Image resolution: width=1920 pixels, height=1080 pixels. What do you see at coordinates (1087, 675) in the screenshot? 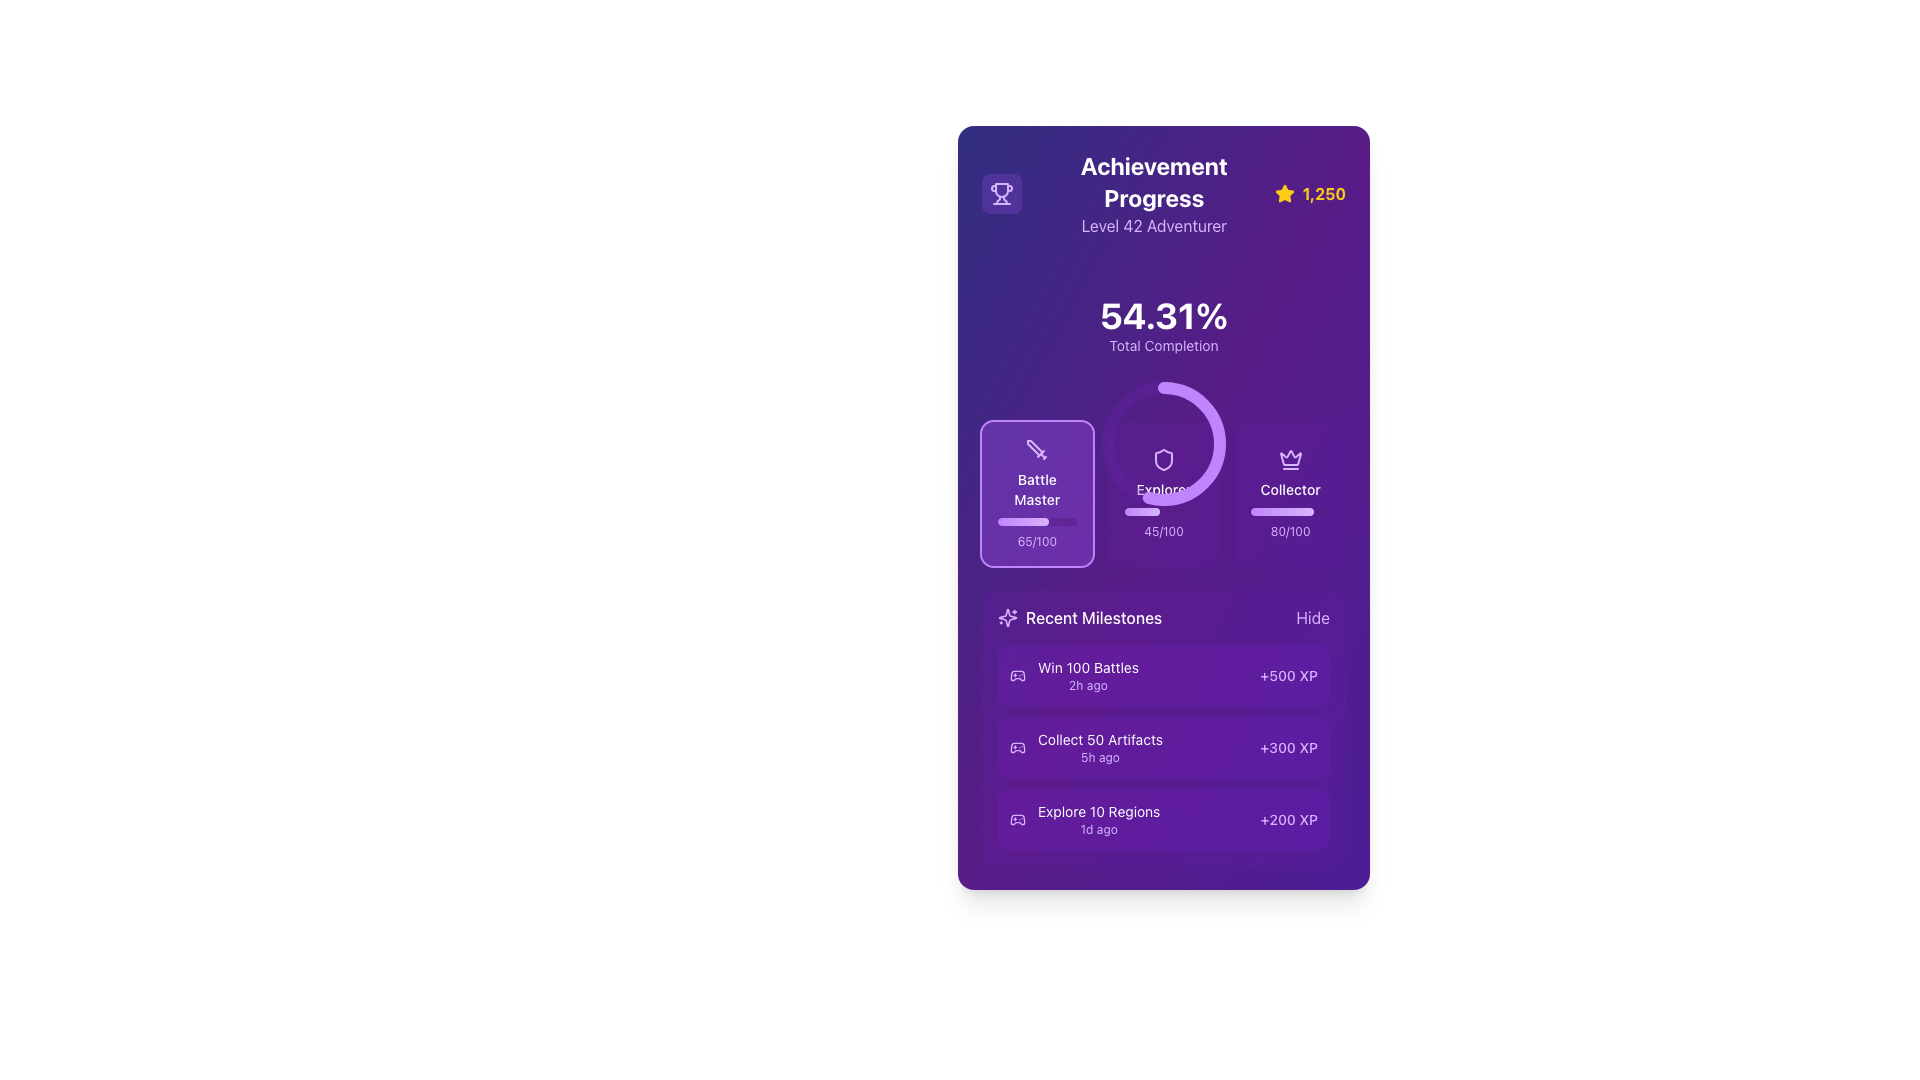
I see `the text content of the text block displaying 'Win 100 Battles' and '2h ago' located under the 'Recent Milestones' section` at bounding box center [1087, 675].